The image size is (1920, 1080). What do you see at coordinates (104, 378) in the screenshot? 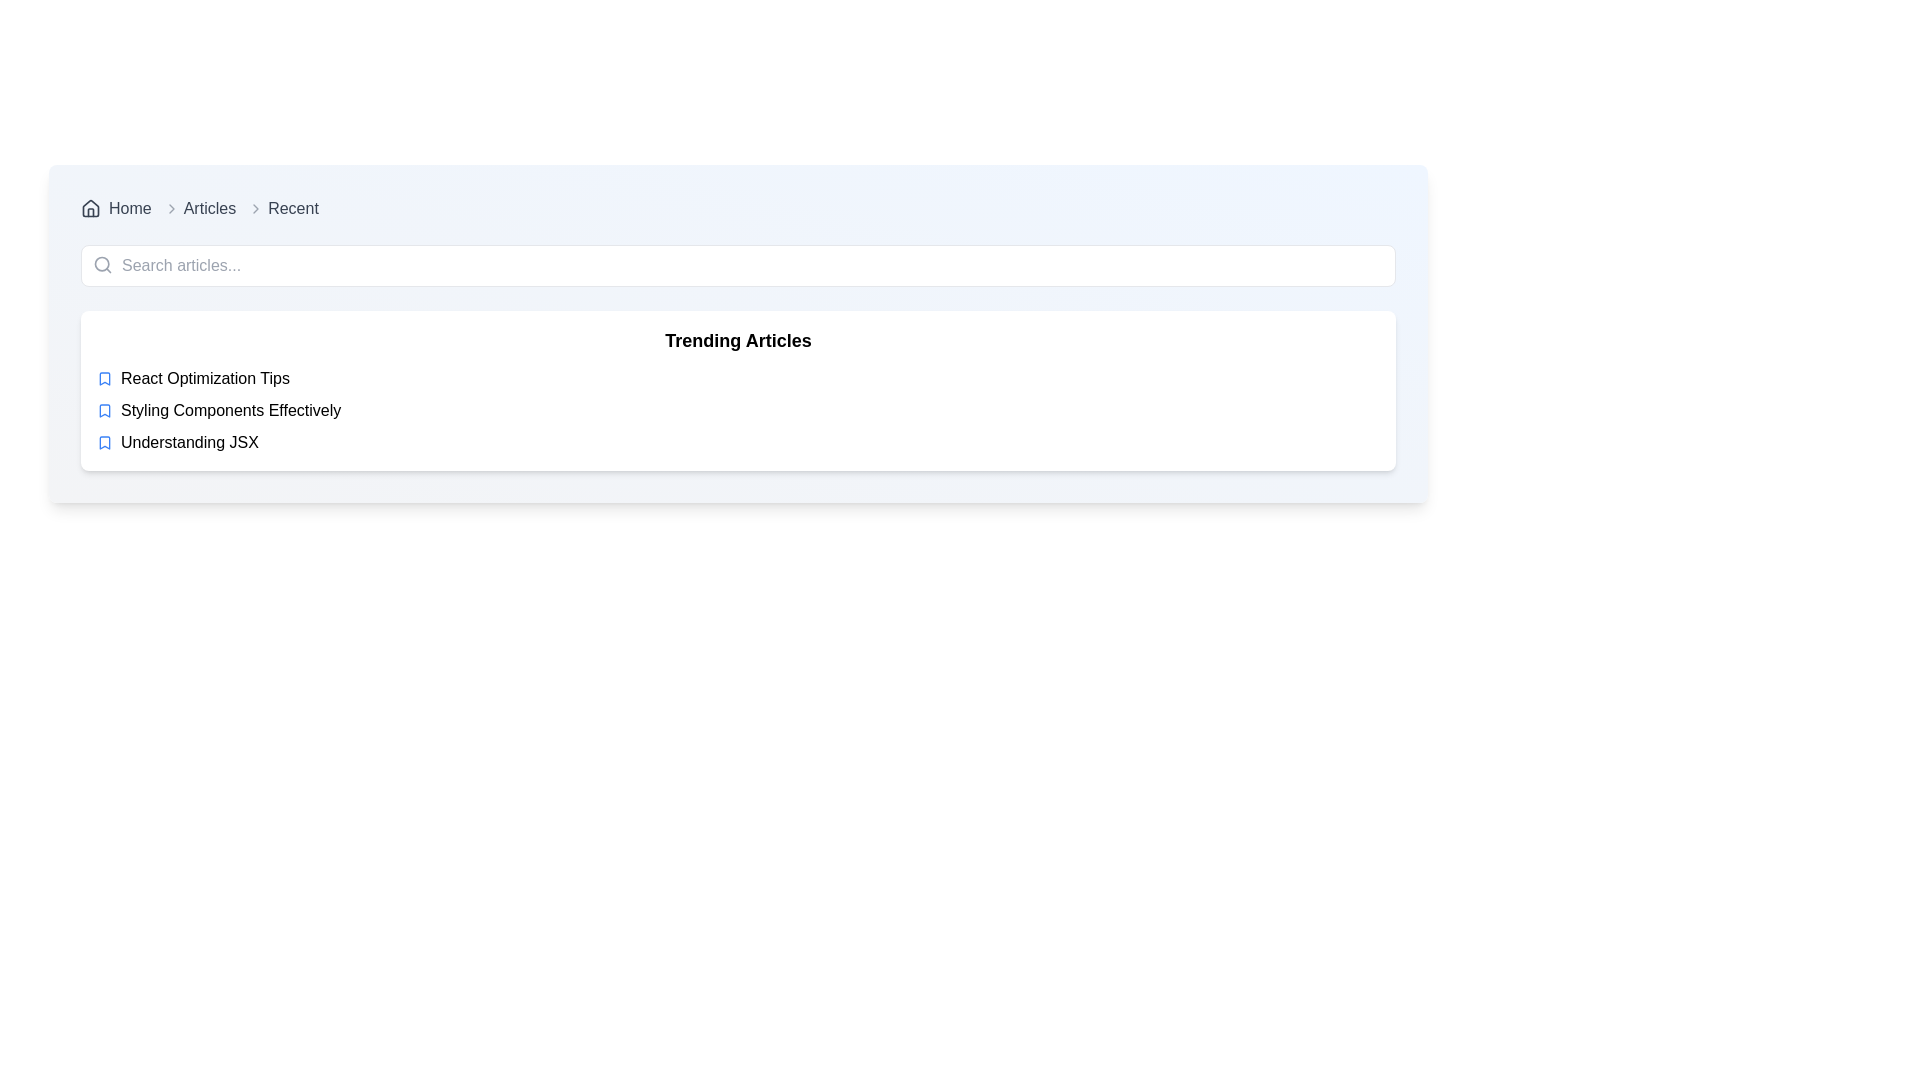
I see `the bookmark icon located to the left of the text 'React Optimization Tips' in the first row of the articles list to interact with the bookmark status` at bounding box center [104, 378].